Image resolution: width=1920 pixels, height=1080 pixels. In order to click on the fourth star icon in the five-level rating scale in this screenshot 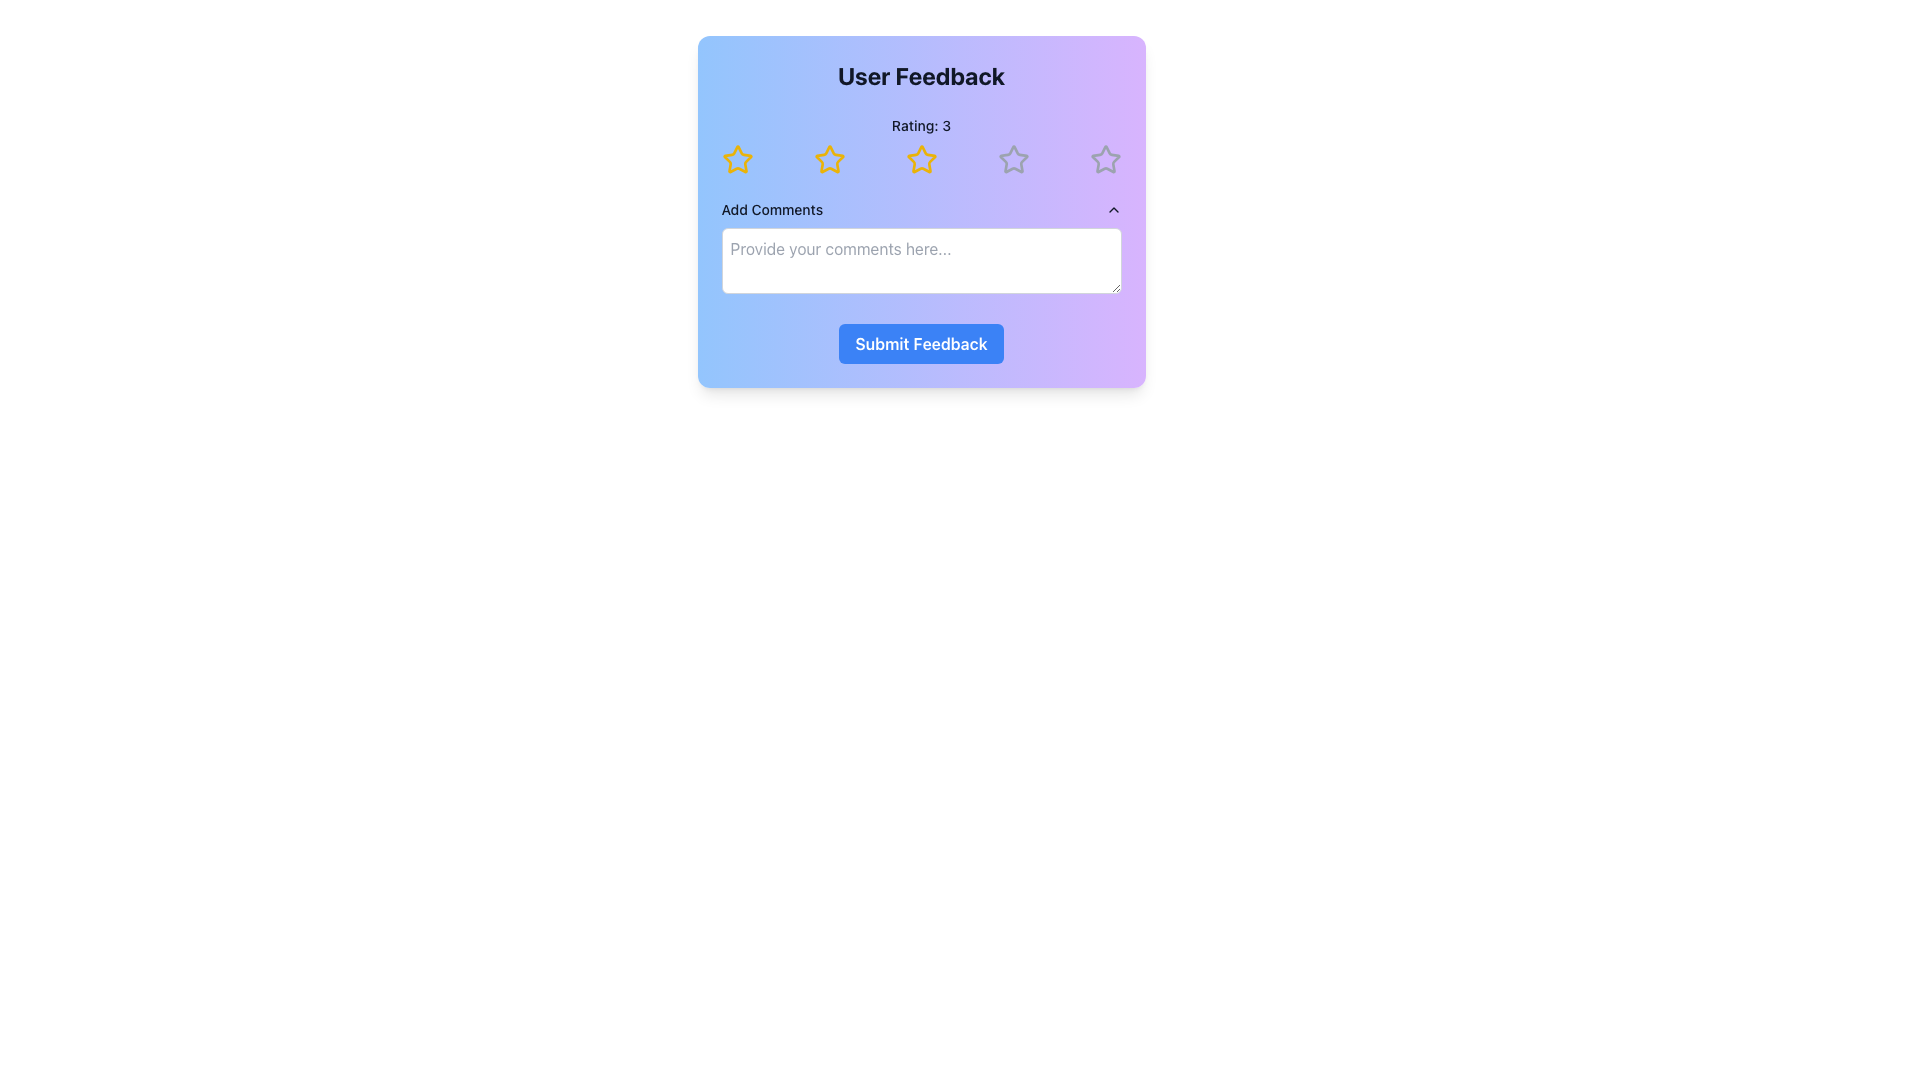, I will do `click(1013, 158)`.